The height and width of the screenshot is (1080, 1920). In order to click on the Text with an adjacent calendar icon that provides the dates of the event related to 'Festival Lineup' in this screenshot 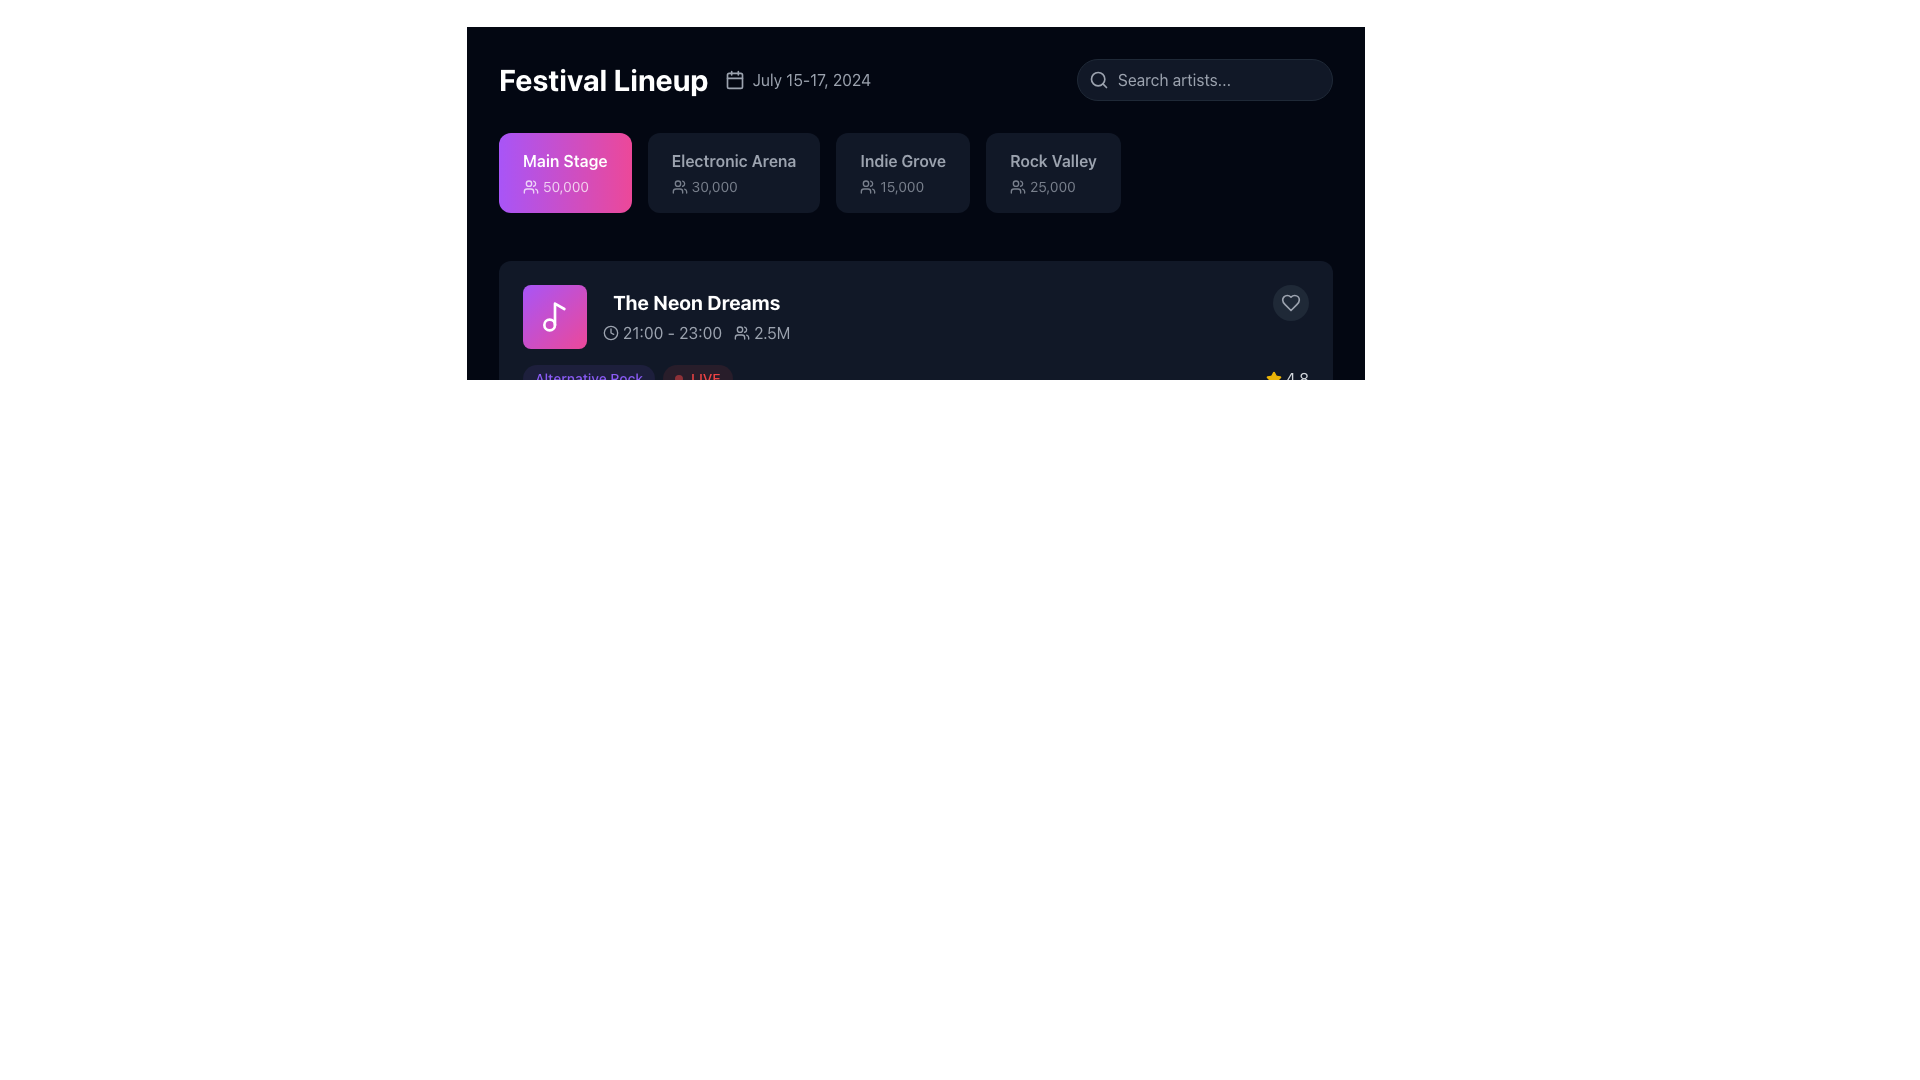, I will do `click(796, 79)`.